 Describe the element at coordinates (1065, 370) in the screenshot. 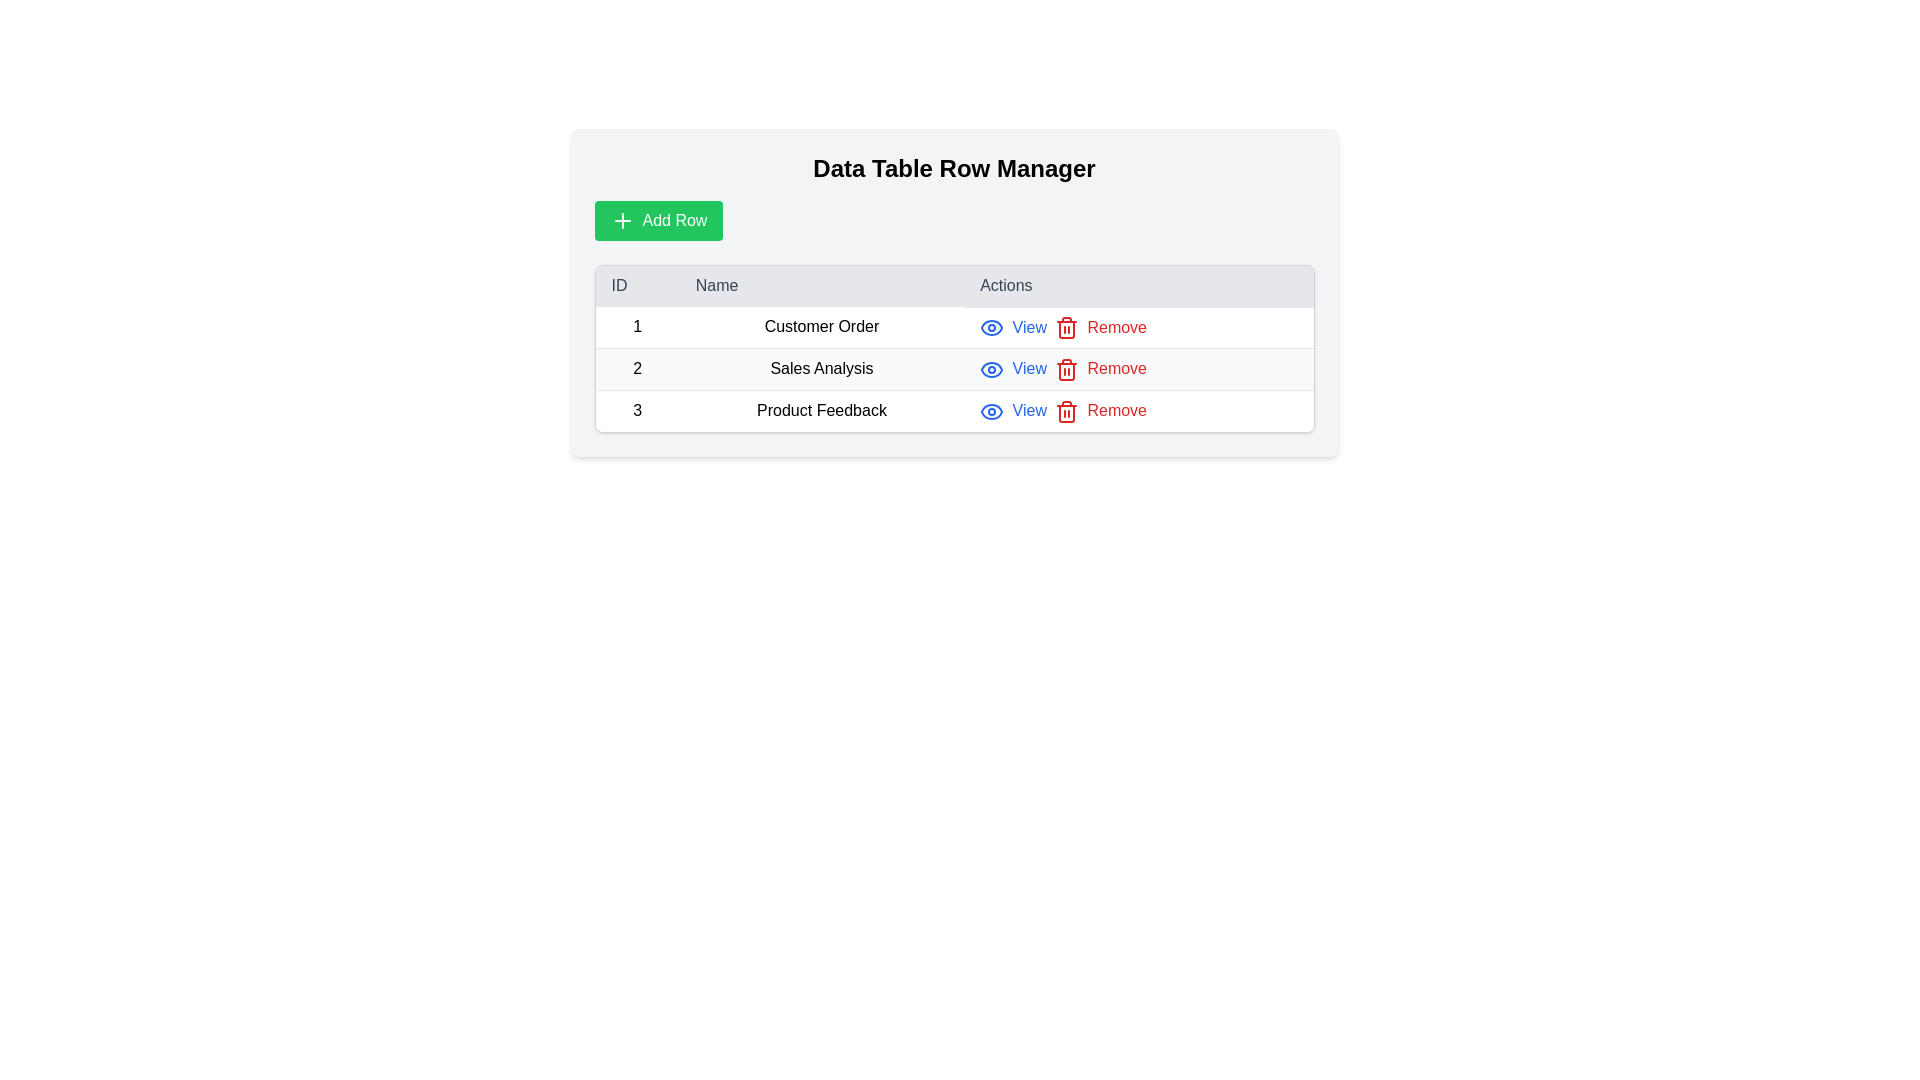

I see `the delete icon in the Actions column of the data table` at that location.